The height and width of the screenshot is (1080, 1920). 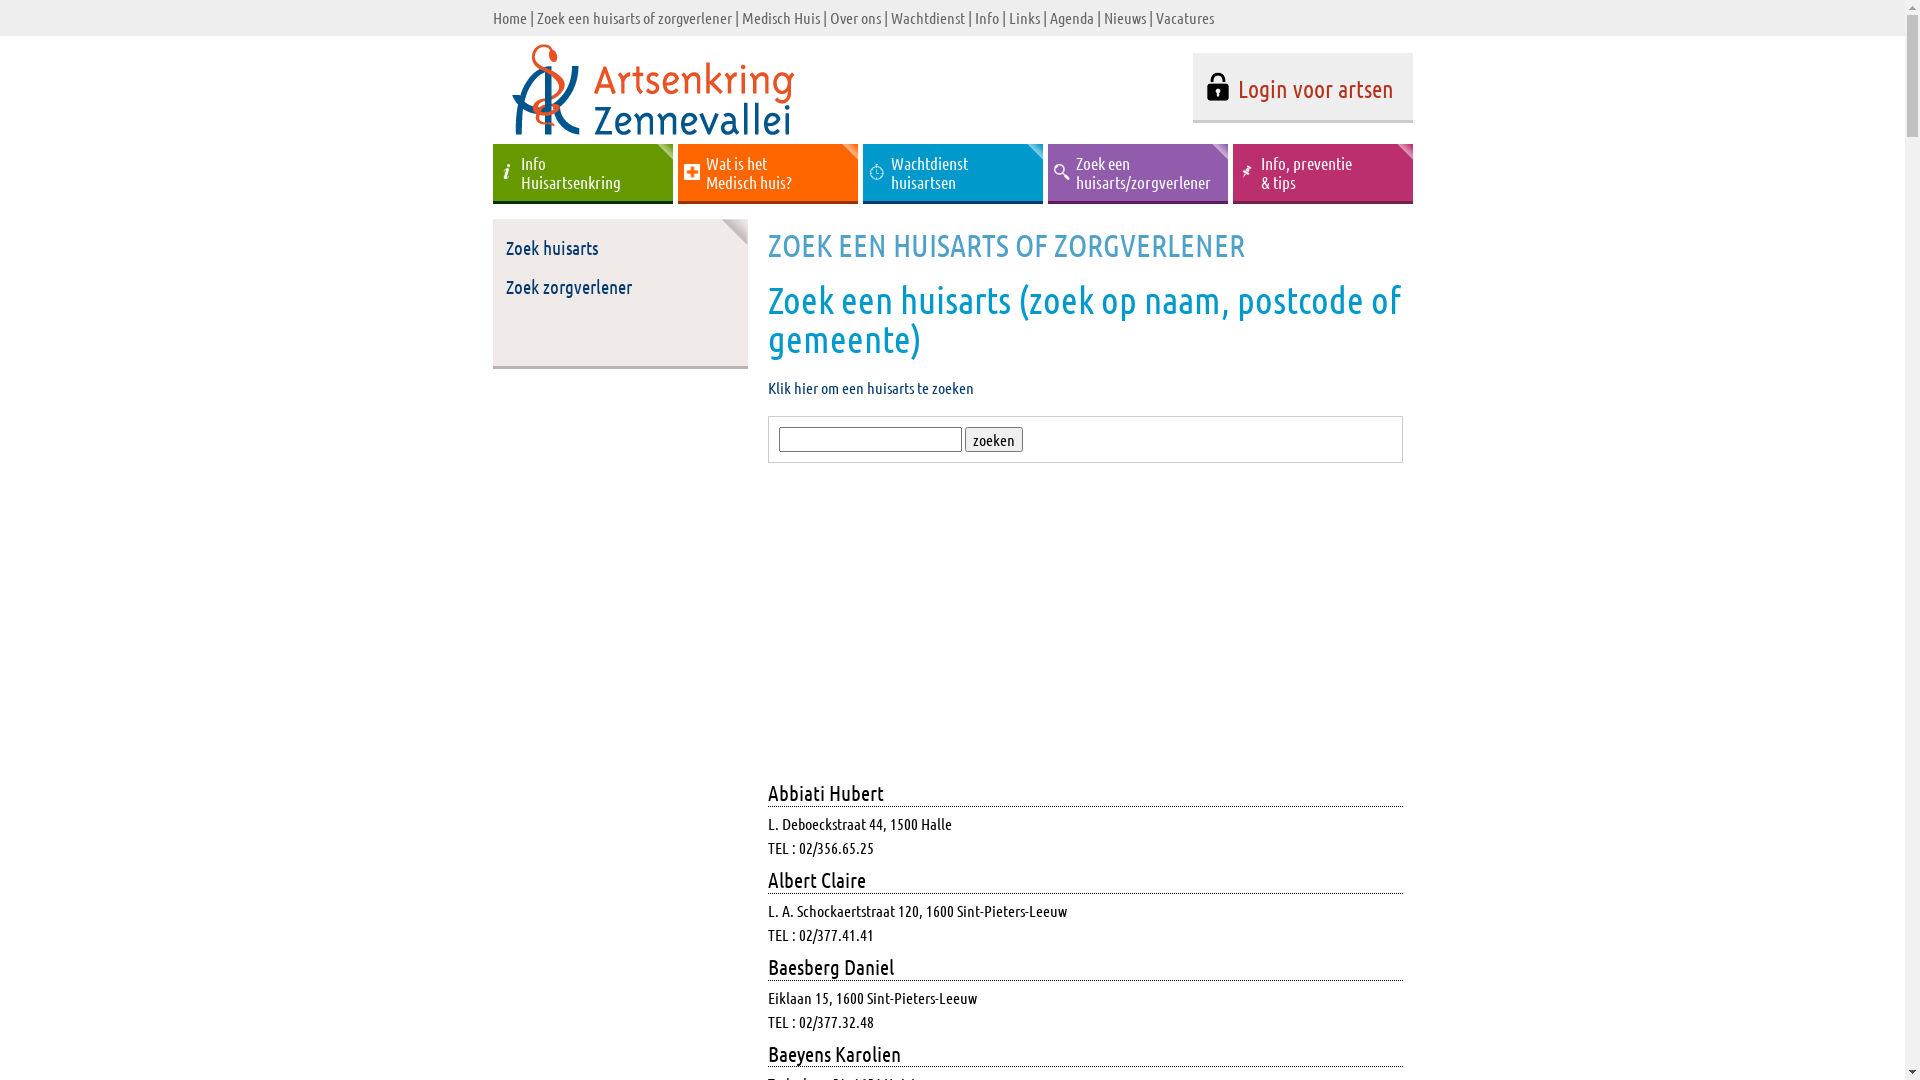 What do you see at coordinates (1137, 172) in the screenshot?
I see `'Zoek een huisarts/zorgverlener'` at bounding box center [1137, 172].